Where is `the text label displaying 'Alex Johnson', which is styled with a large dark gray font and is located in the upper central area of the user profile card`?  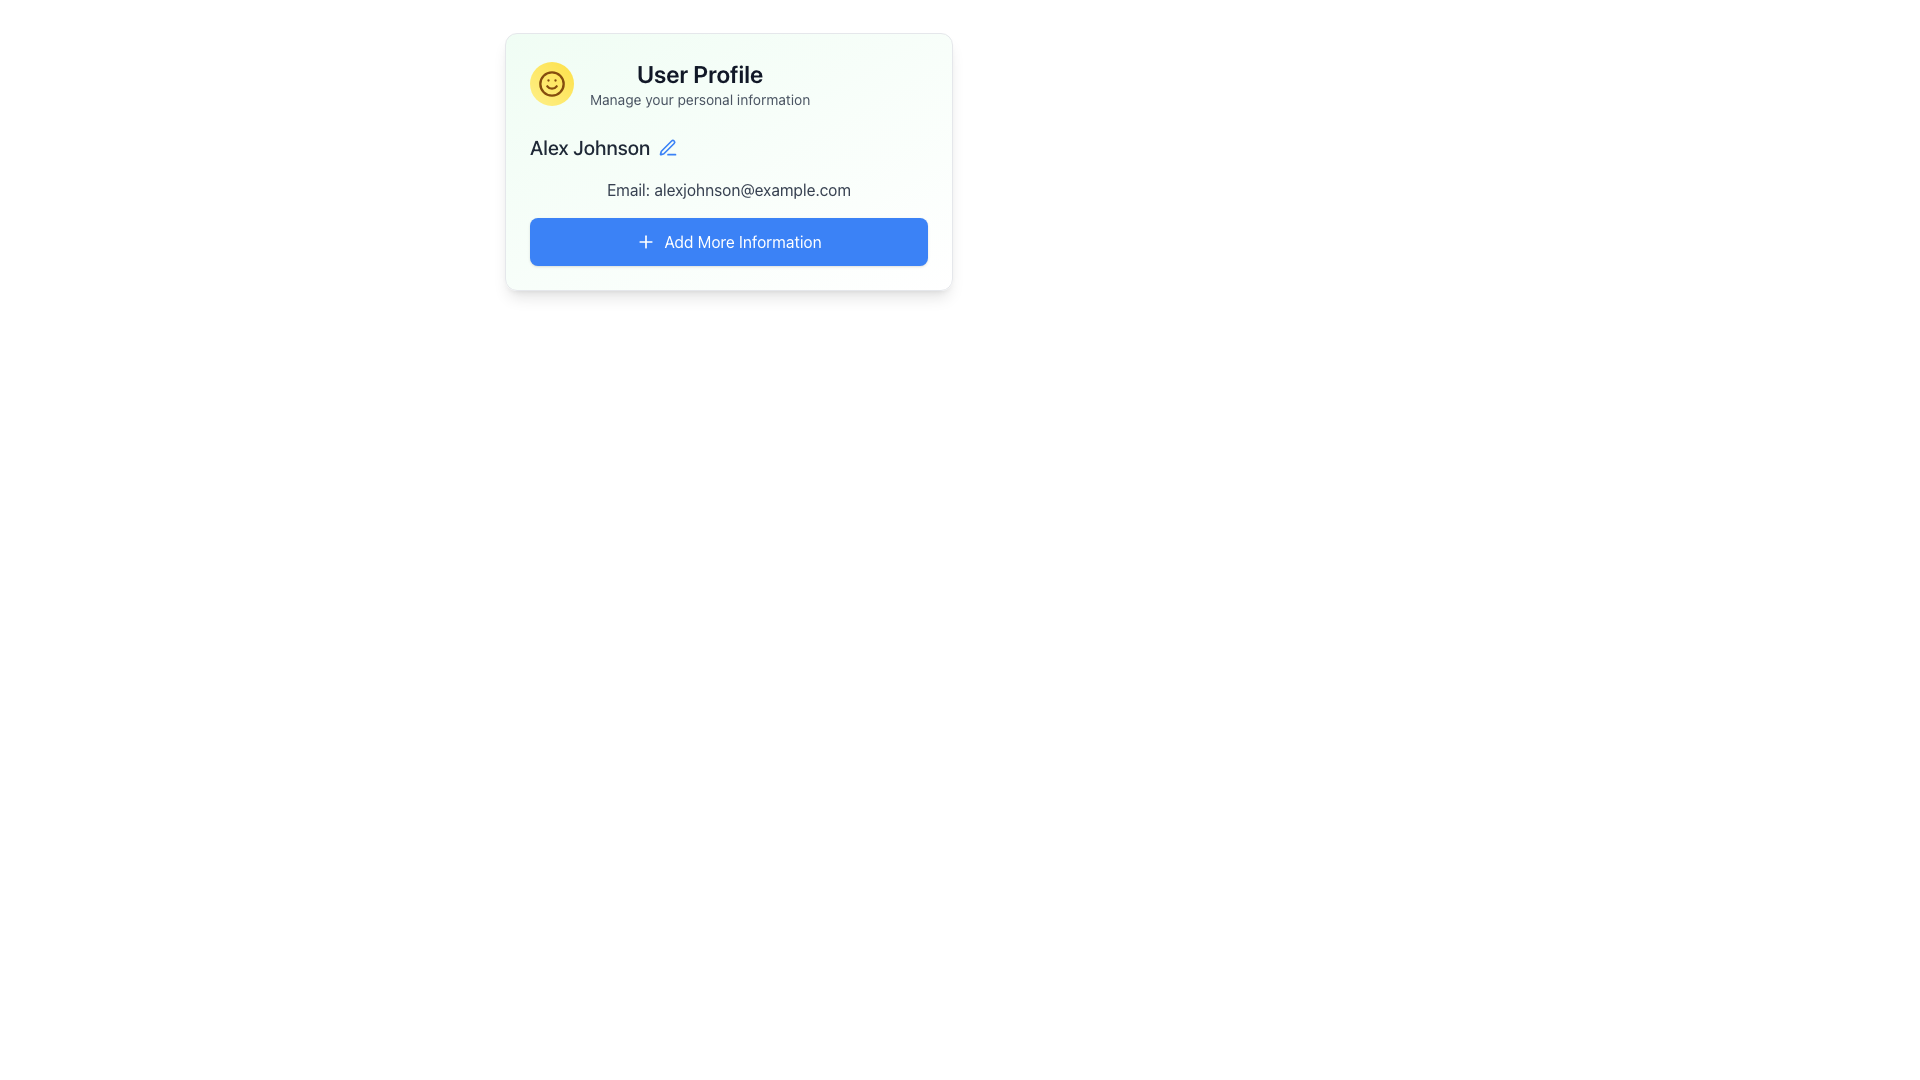
the text label displaying 'Alex Johnson', which is styled with a large dark gray font and is located in the upper central area of the user profile card is located at coordinates (589, 146).